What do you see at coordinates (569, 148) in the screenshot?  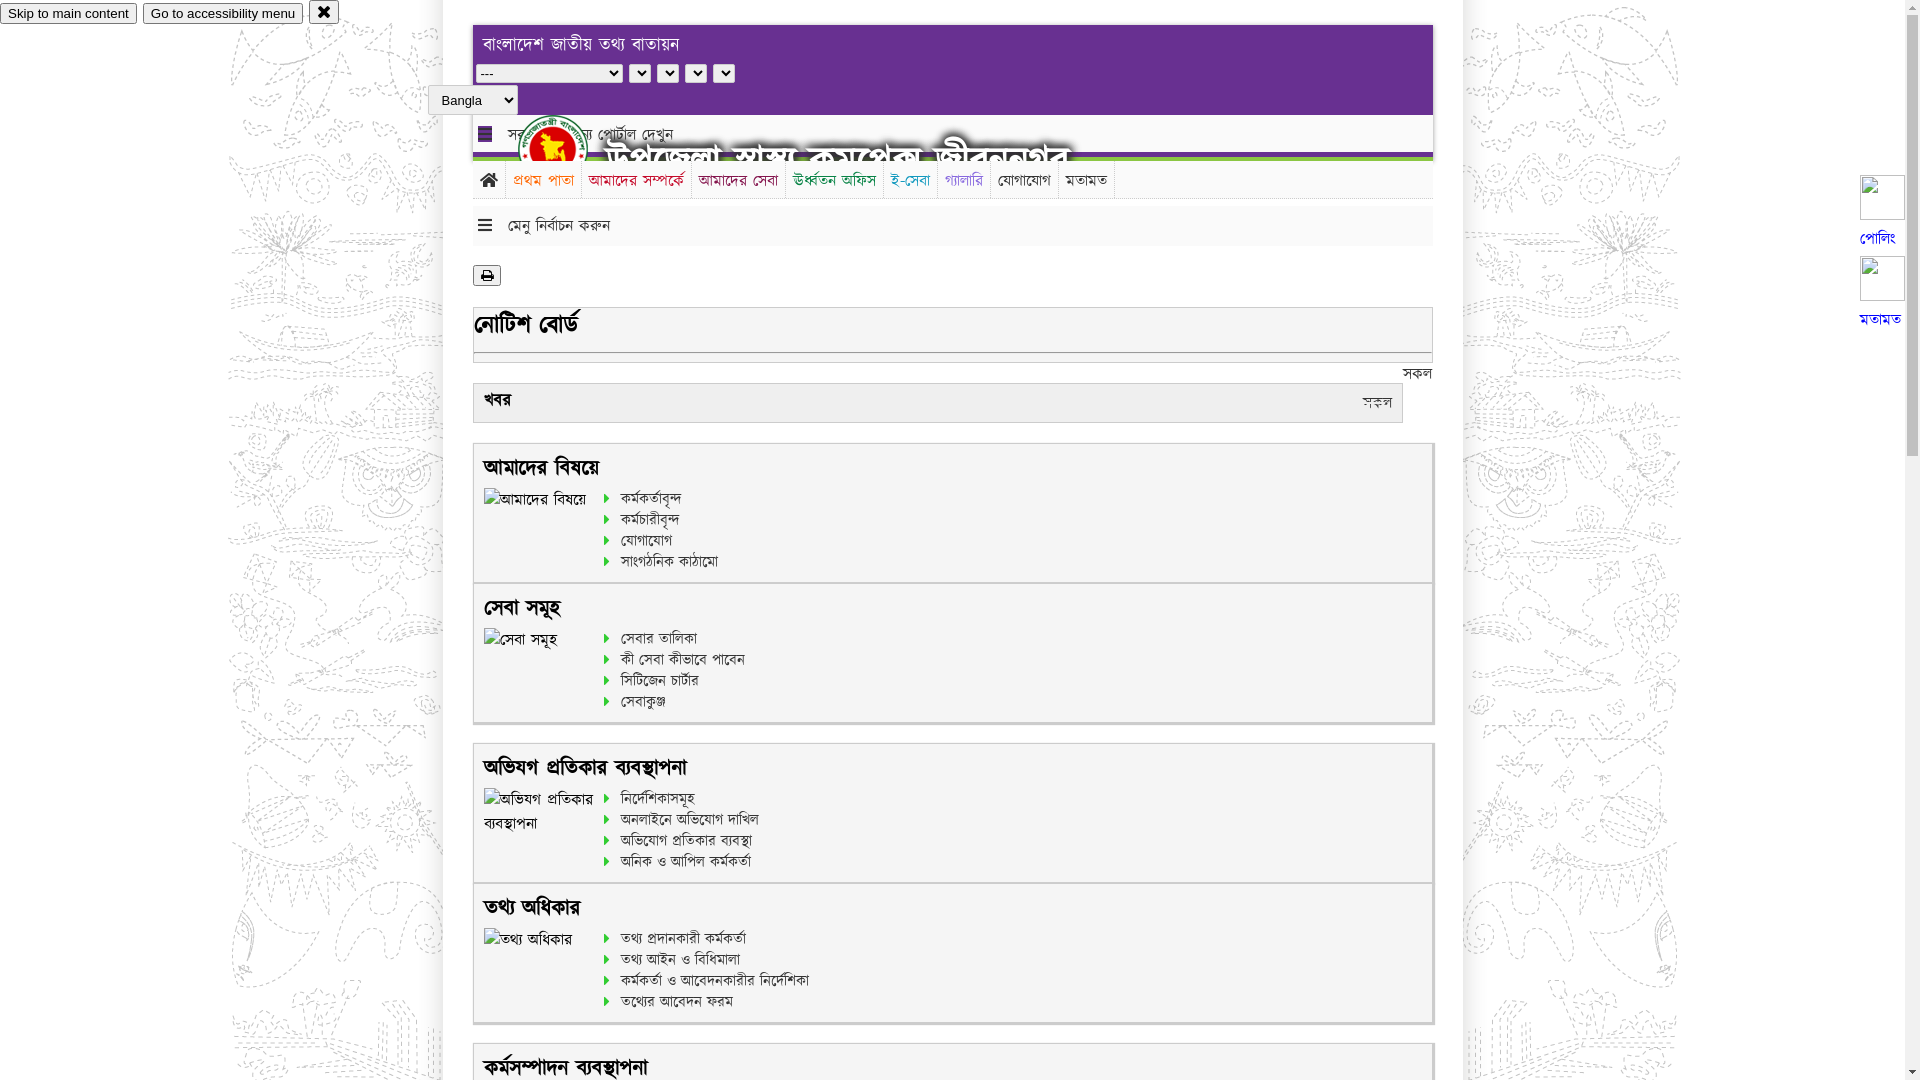 I see `'` at bounding box center [569, 148].